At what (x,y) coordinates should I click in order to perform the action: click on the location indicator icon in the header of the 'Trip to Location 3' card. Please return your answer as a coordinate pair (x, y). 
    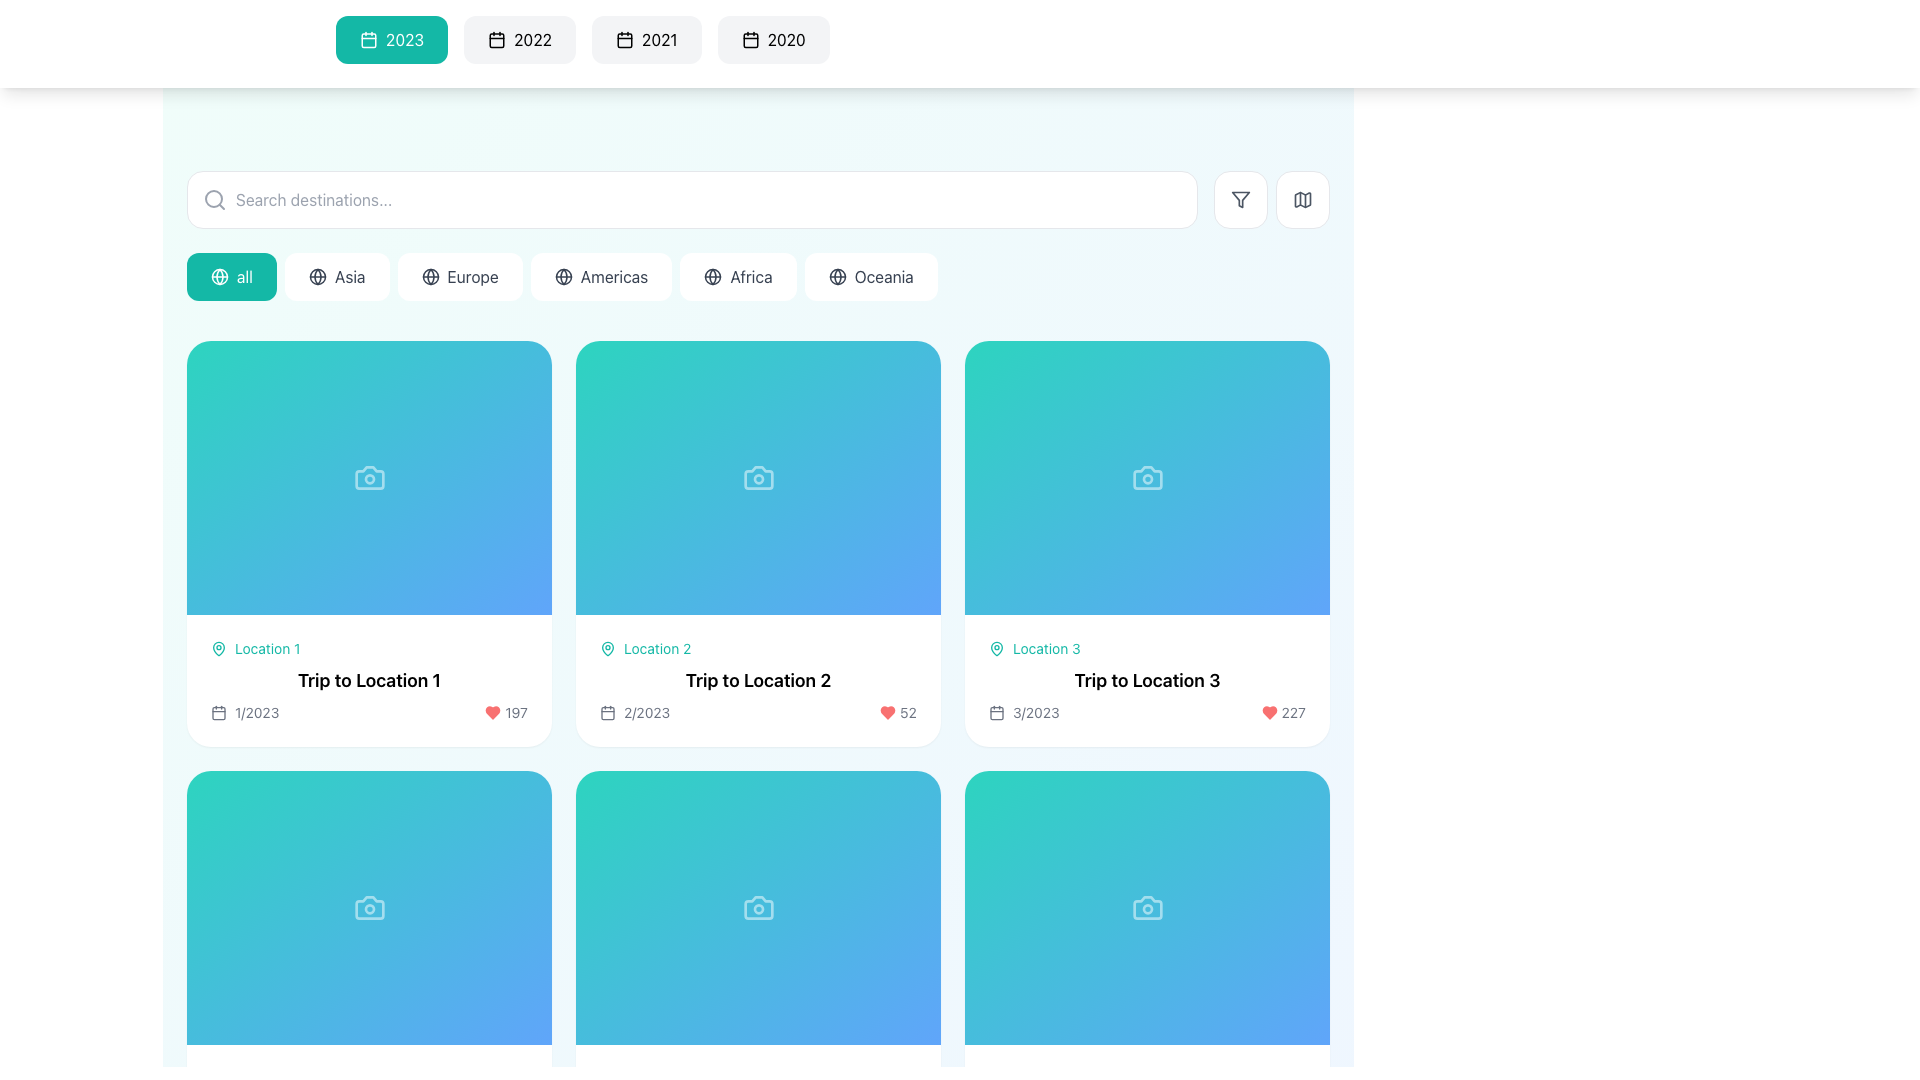
    Looking at the image, I should click on (997, 648).